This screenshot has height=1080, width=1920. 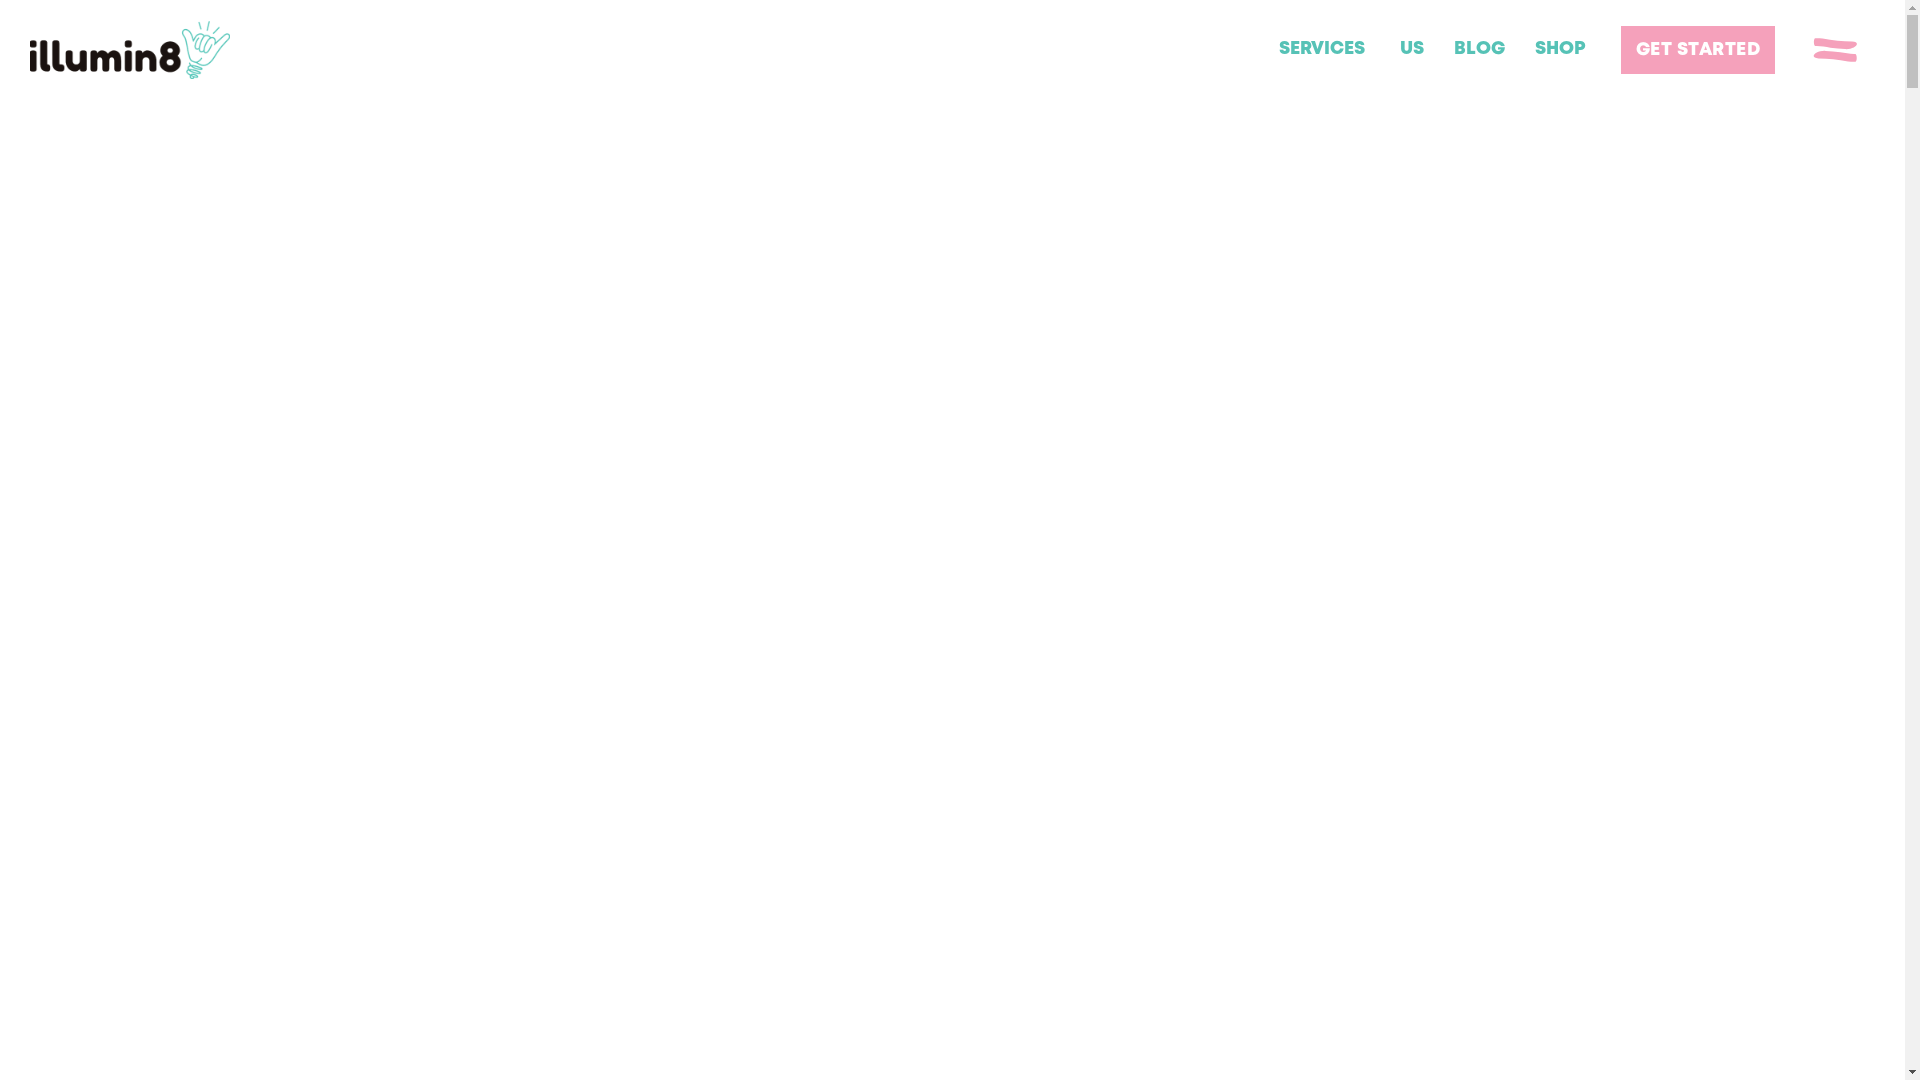 I want to click on 'SHOP', so click(x=1559, y=49).